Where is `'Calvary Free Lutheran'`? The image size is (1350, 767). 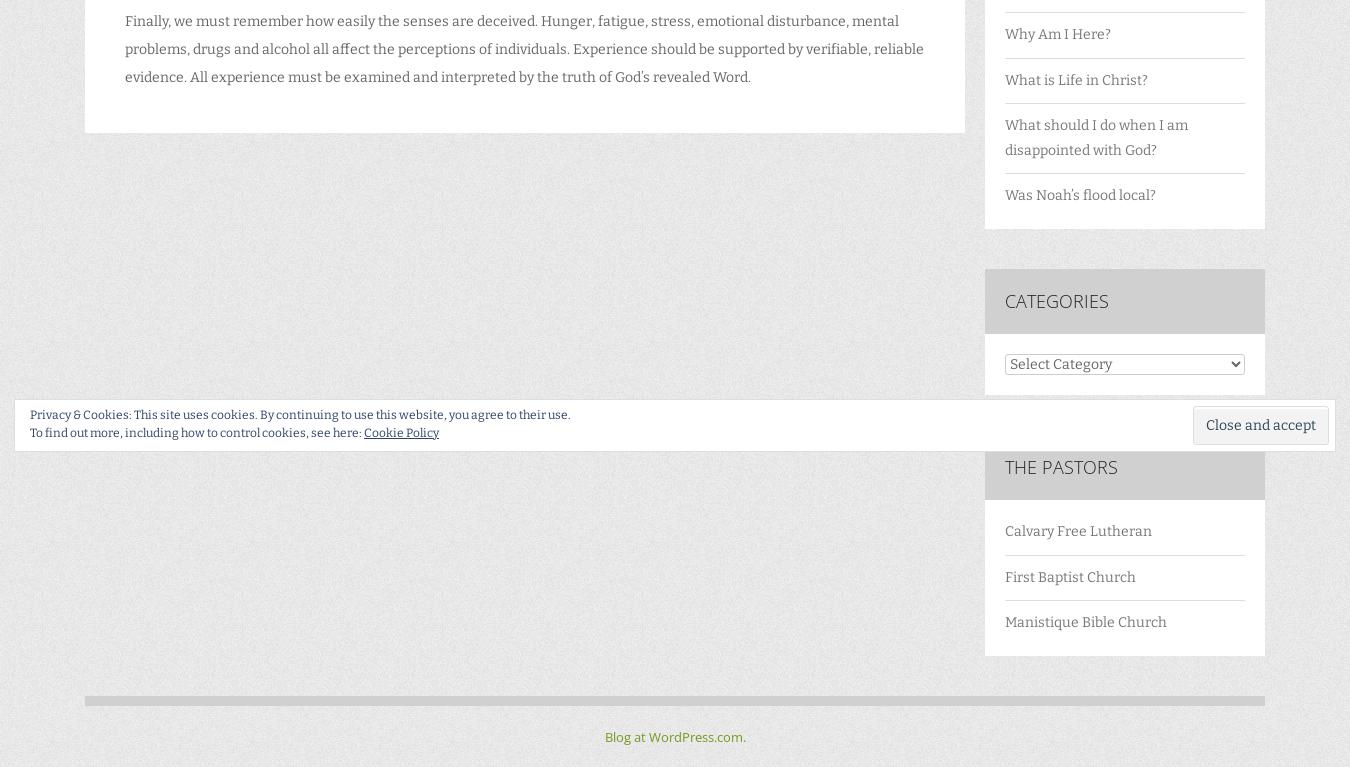
'Calvary Free Lutheran' is located at coordinates (1078, 531).